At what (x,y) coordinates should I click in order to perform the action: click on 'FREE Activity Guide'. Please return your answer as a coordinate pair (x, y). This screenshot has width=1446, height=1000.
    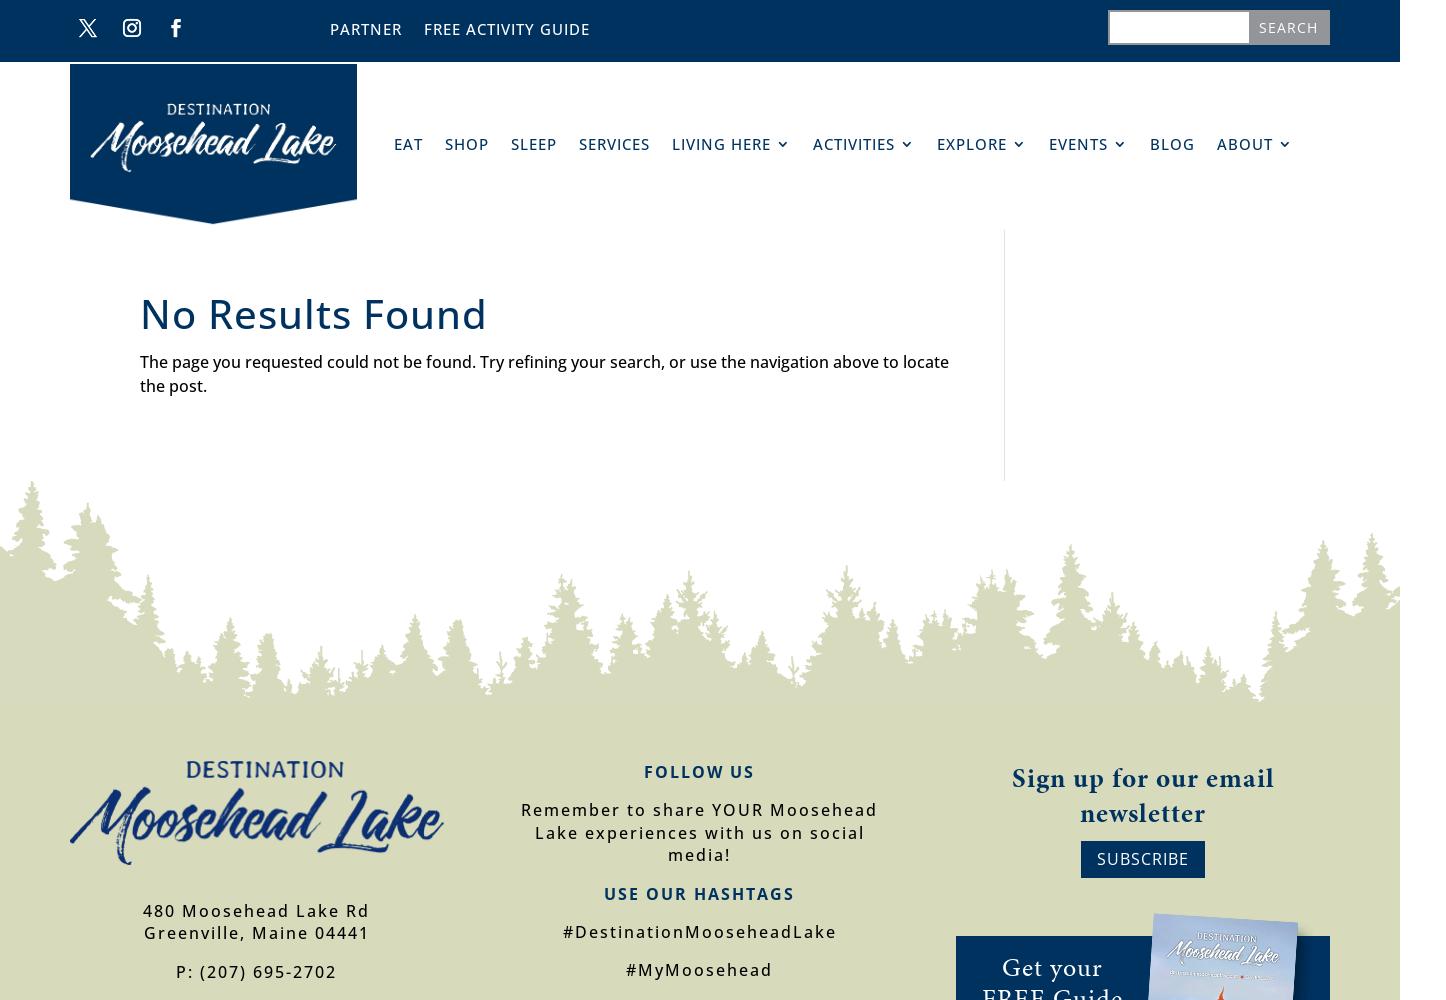
    Looking at the image, I should click on (421, 29).